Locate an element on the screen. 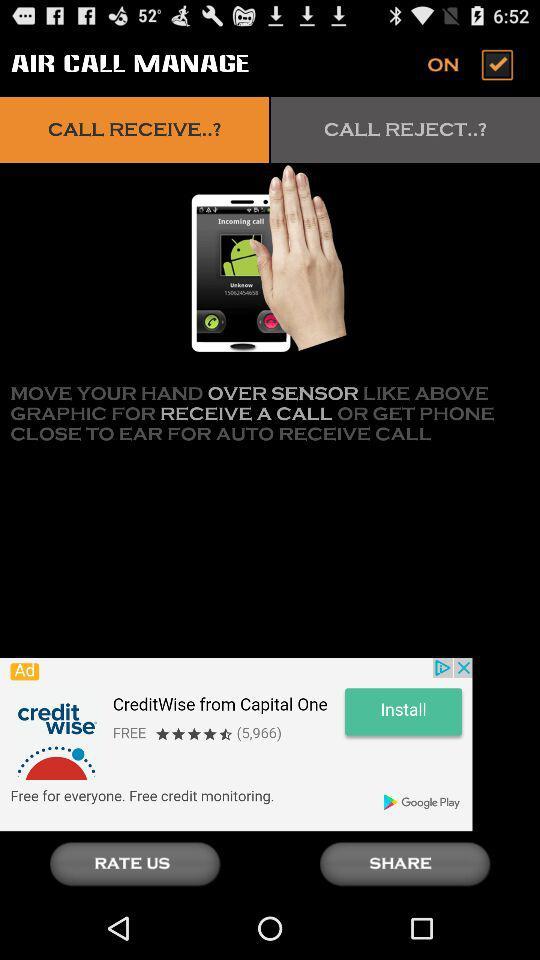 This screenshot has width=540, height=960. on off is located at coordinates (472, 64).